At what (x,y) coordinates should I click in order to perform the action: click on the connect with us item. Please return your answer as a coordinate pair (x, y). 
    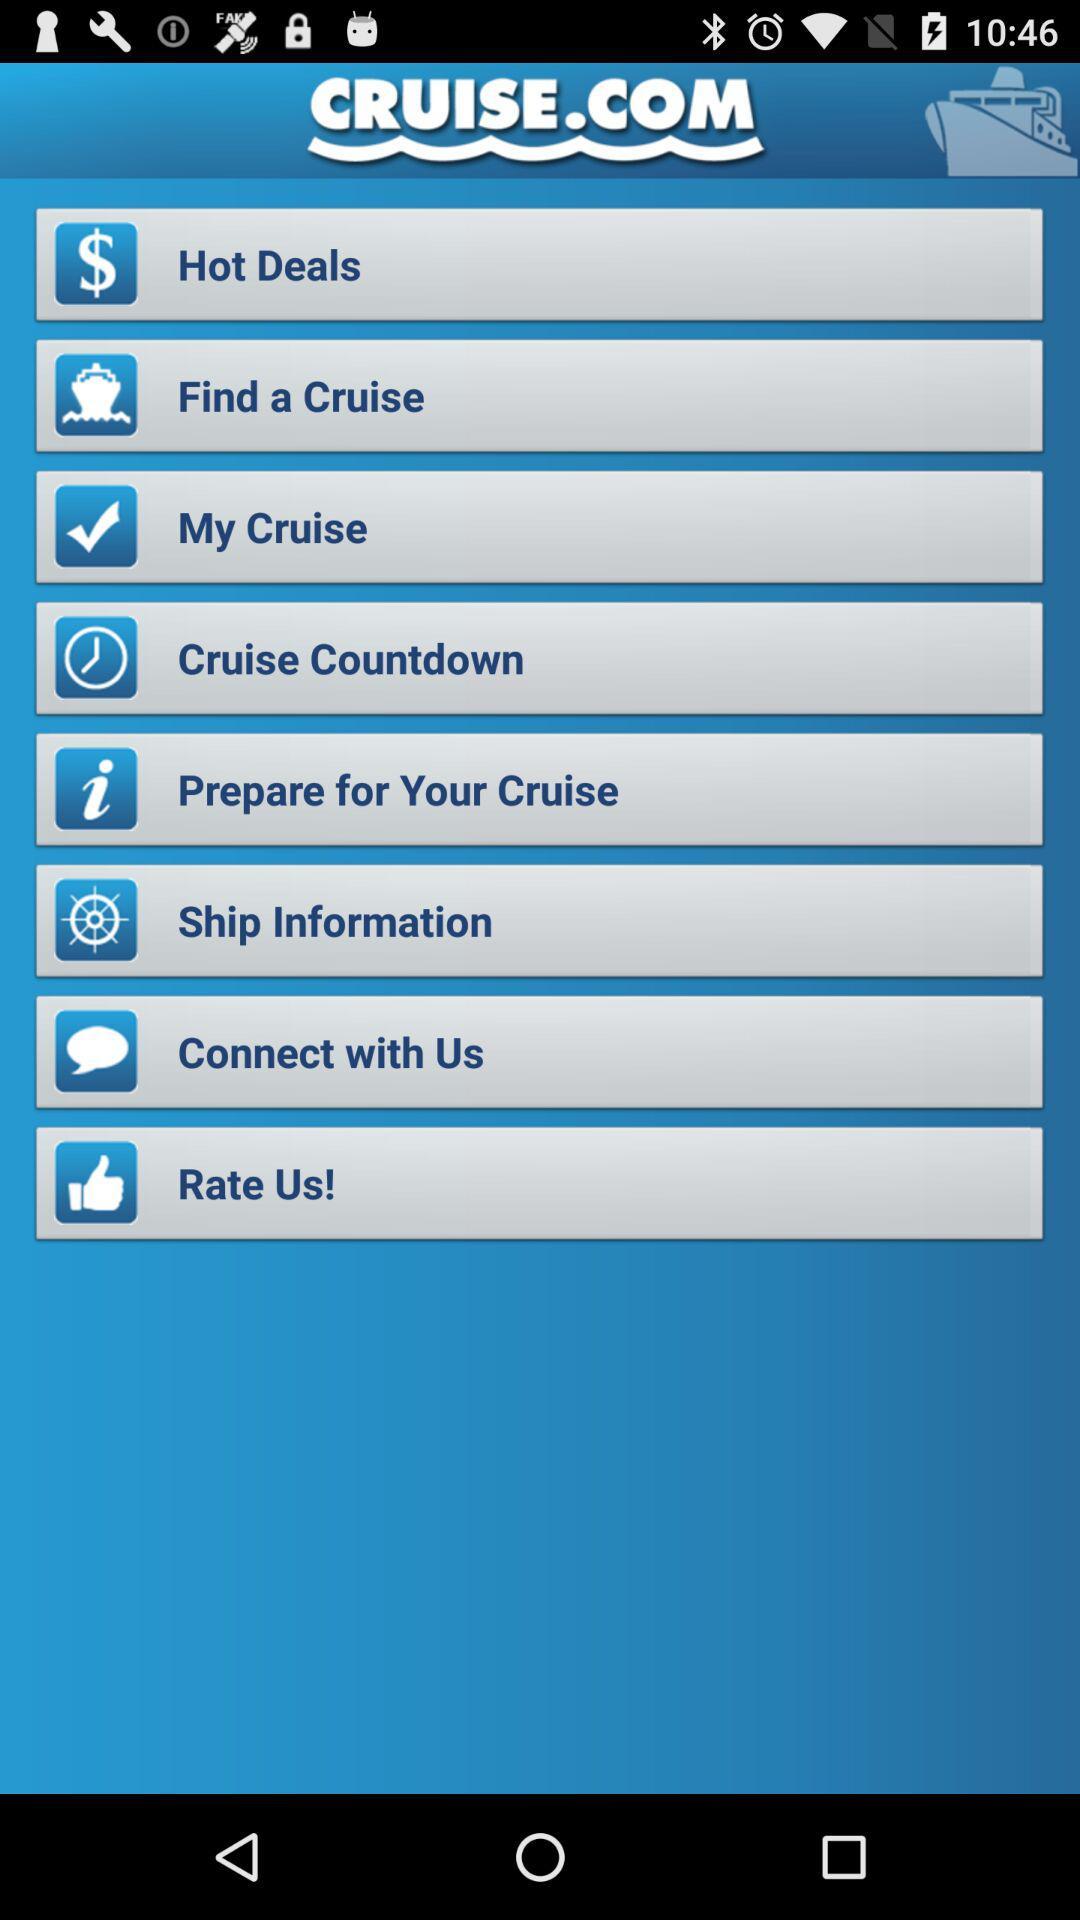
    Looking at the image, I should click on (540, 1056).